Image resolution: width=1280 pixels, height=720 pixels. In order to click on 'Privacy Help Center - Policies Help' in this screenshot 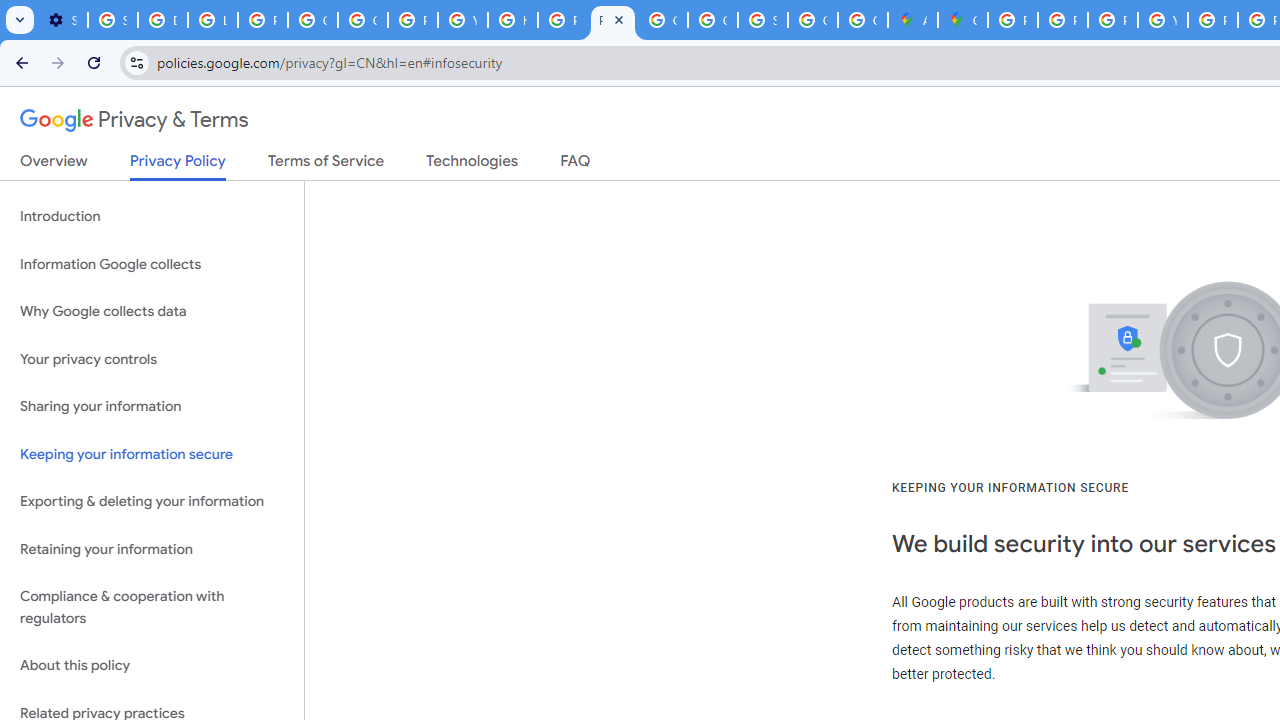, I will do `click(1111, 20)`.